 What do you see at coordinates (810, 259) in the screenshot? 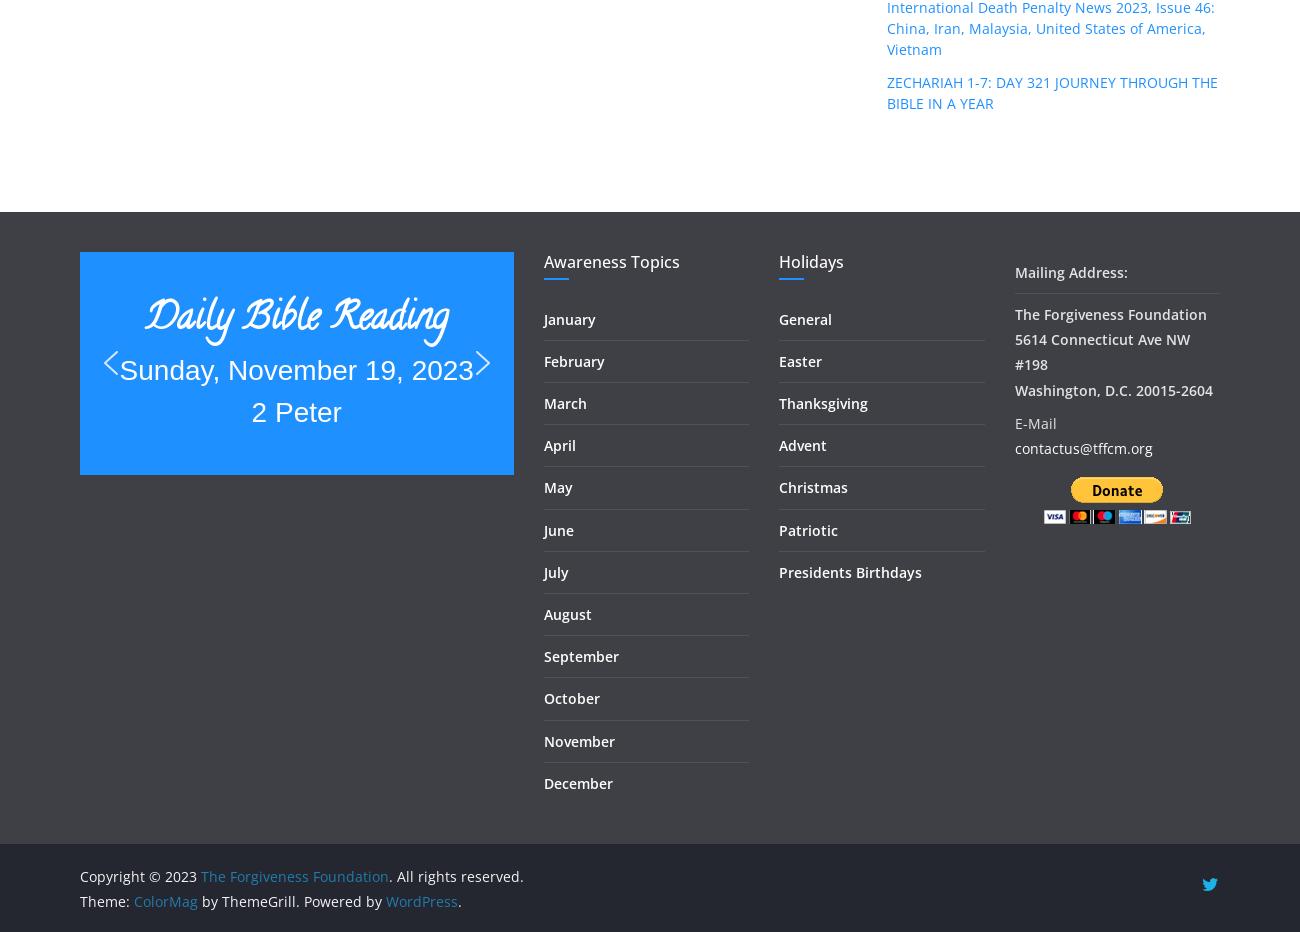
I see `'Holidays'` at bounding box center [810, 259].